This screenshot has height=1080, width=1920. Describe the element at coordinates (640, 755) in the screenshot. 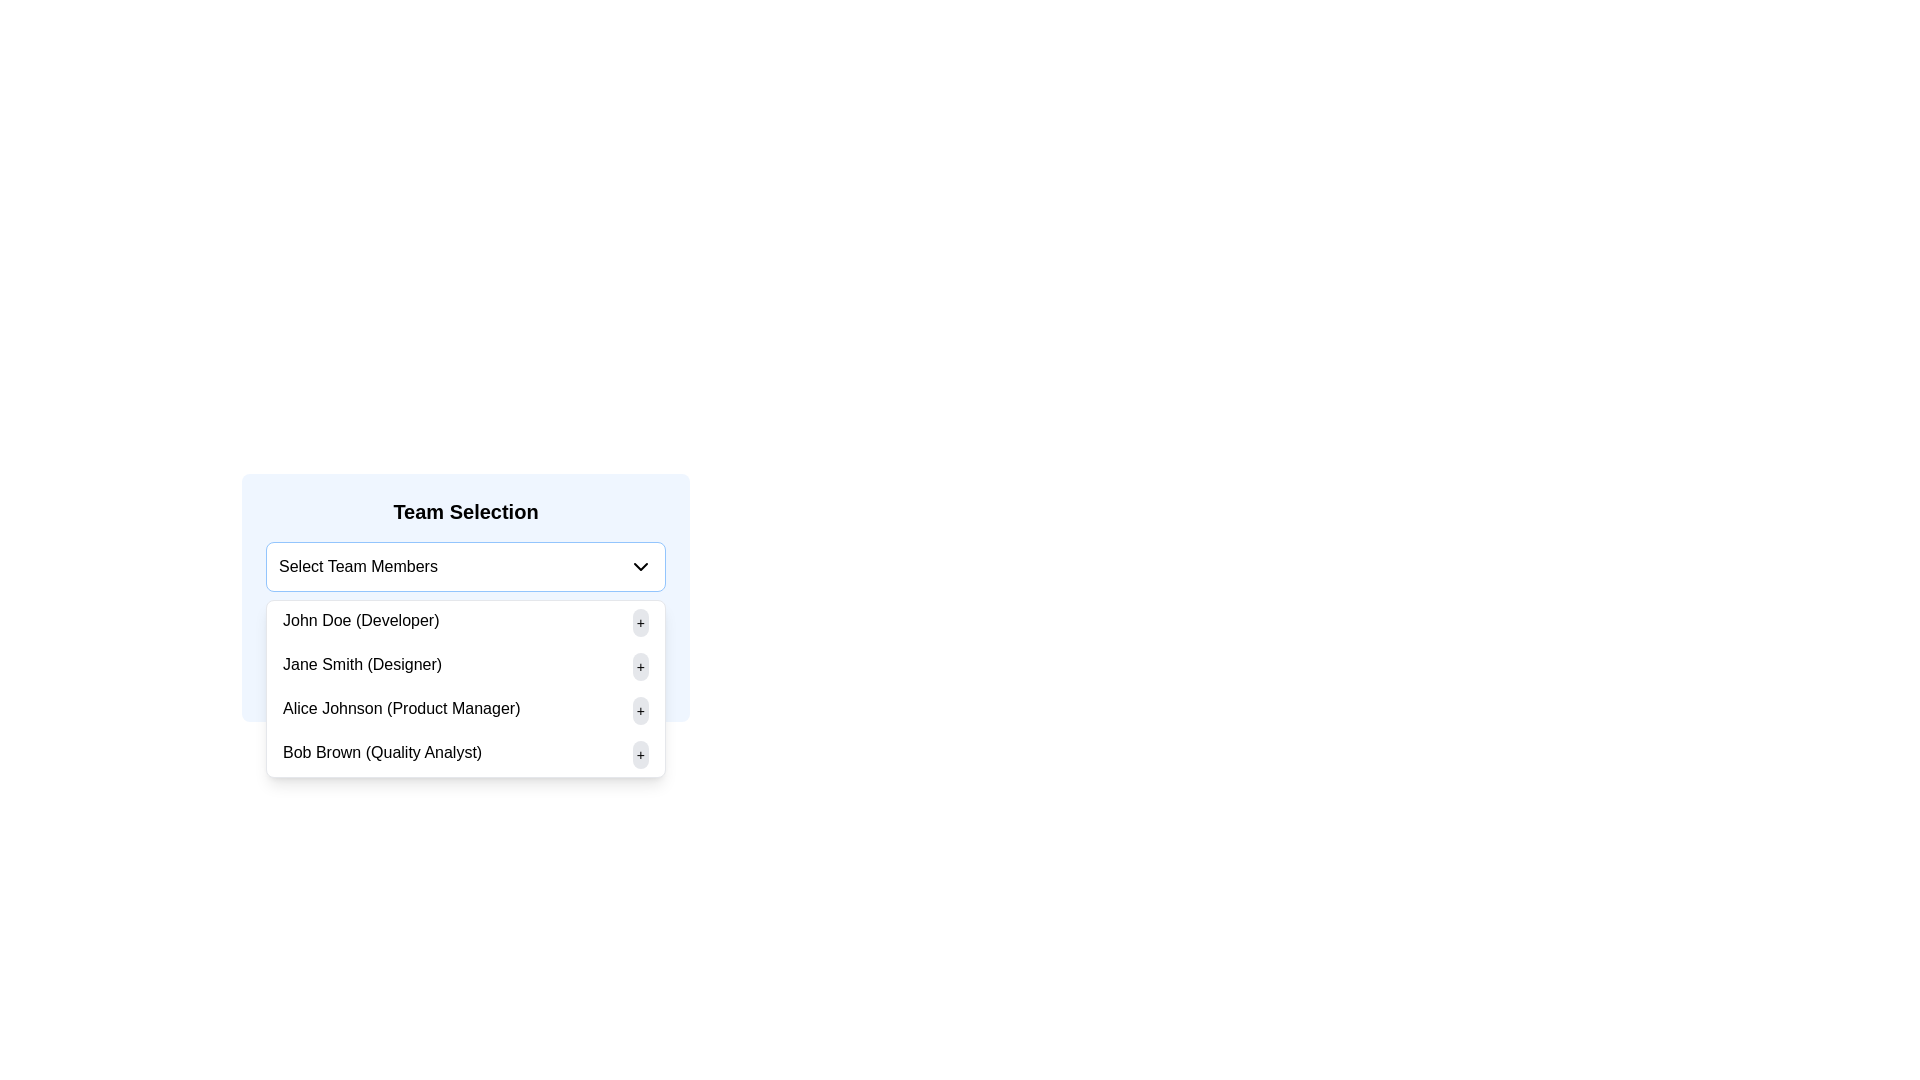

I see `the fourth '+' button in the list to add or select 'Bob Brown (Quality Analyst)'` at that location.